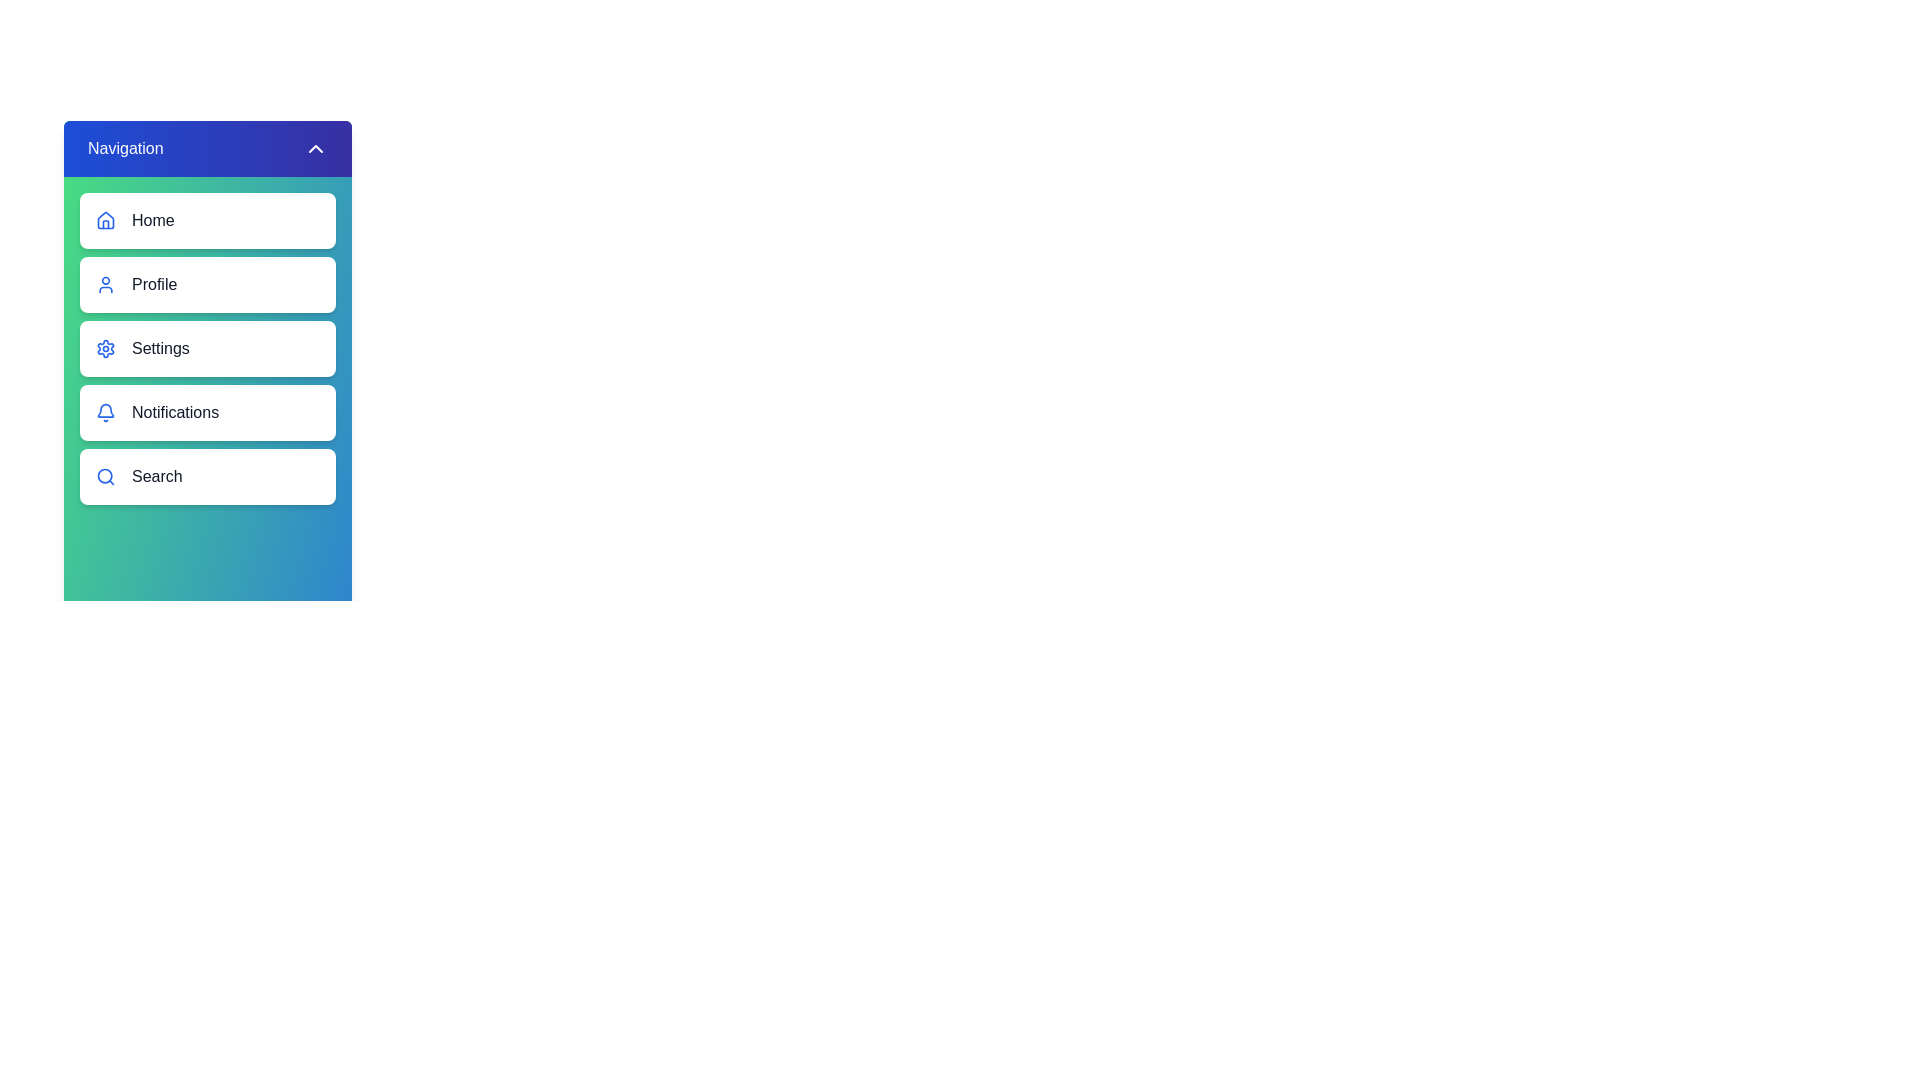 The height and width of the screenshot is (1080, 1920). What do you see at coordinates (104, 347) in the screenshot?
I see `the 'Settings' icon located at the left edge of the 'Settings' button in the navigation menu` at bounding box center [104, 347].